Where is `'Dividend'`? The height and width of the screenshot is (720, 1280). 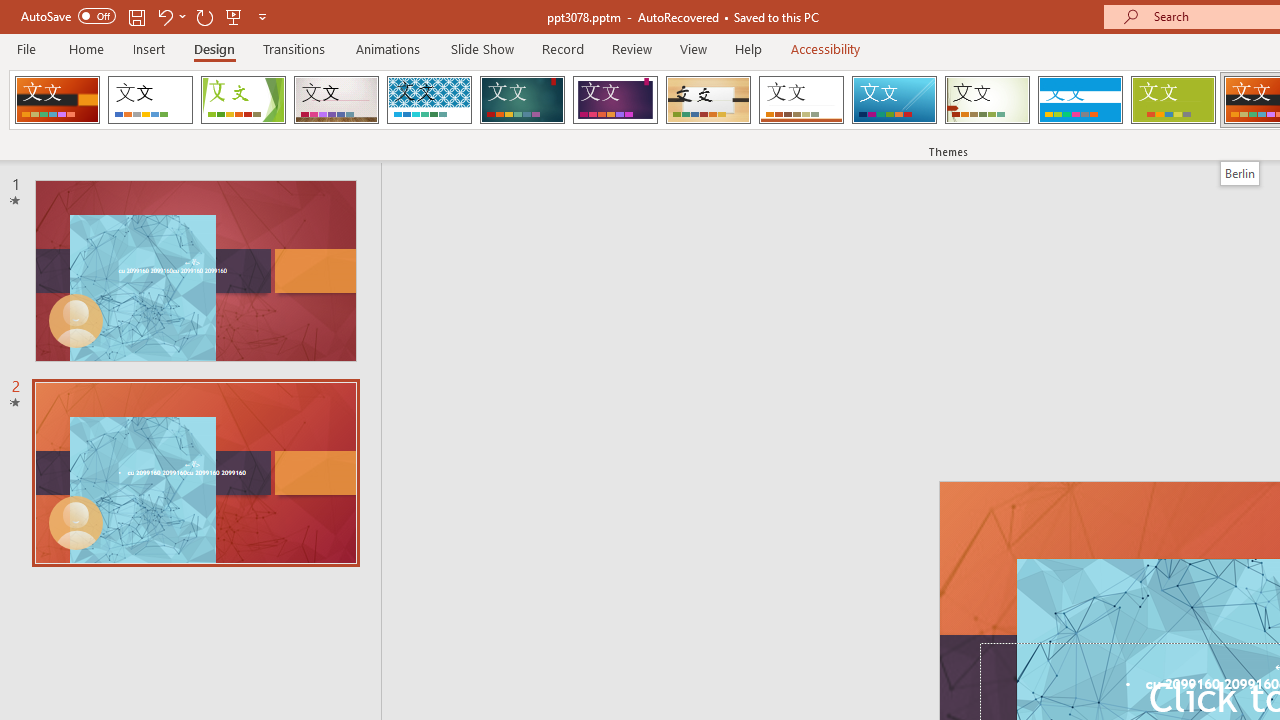
'Dividend' is located at coordinates (57, 100).